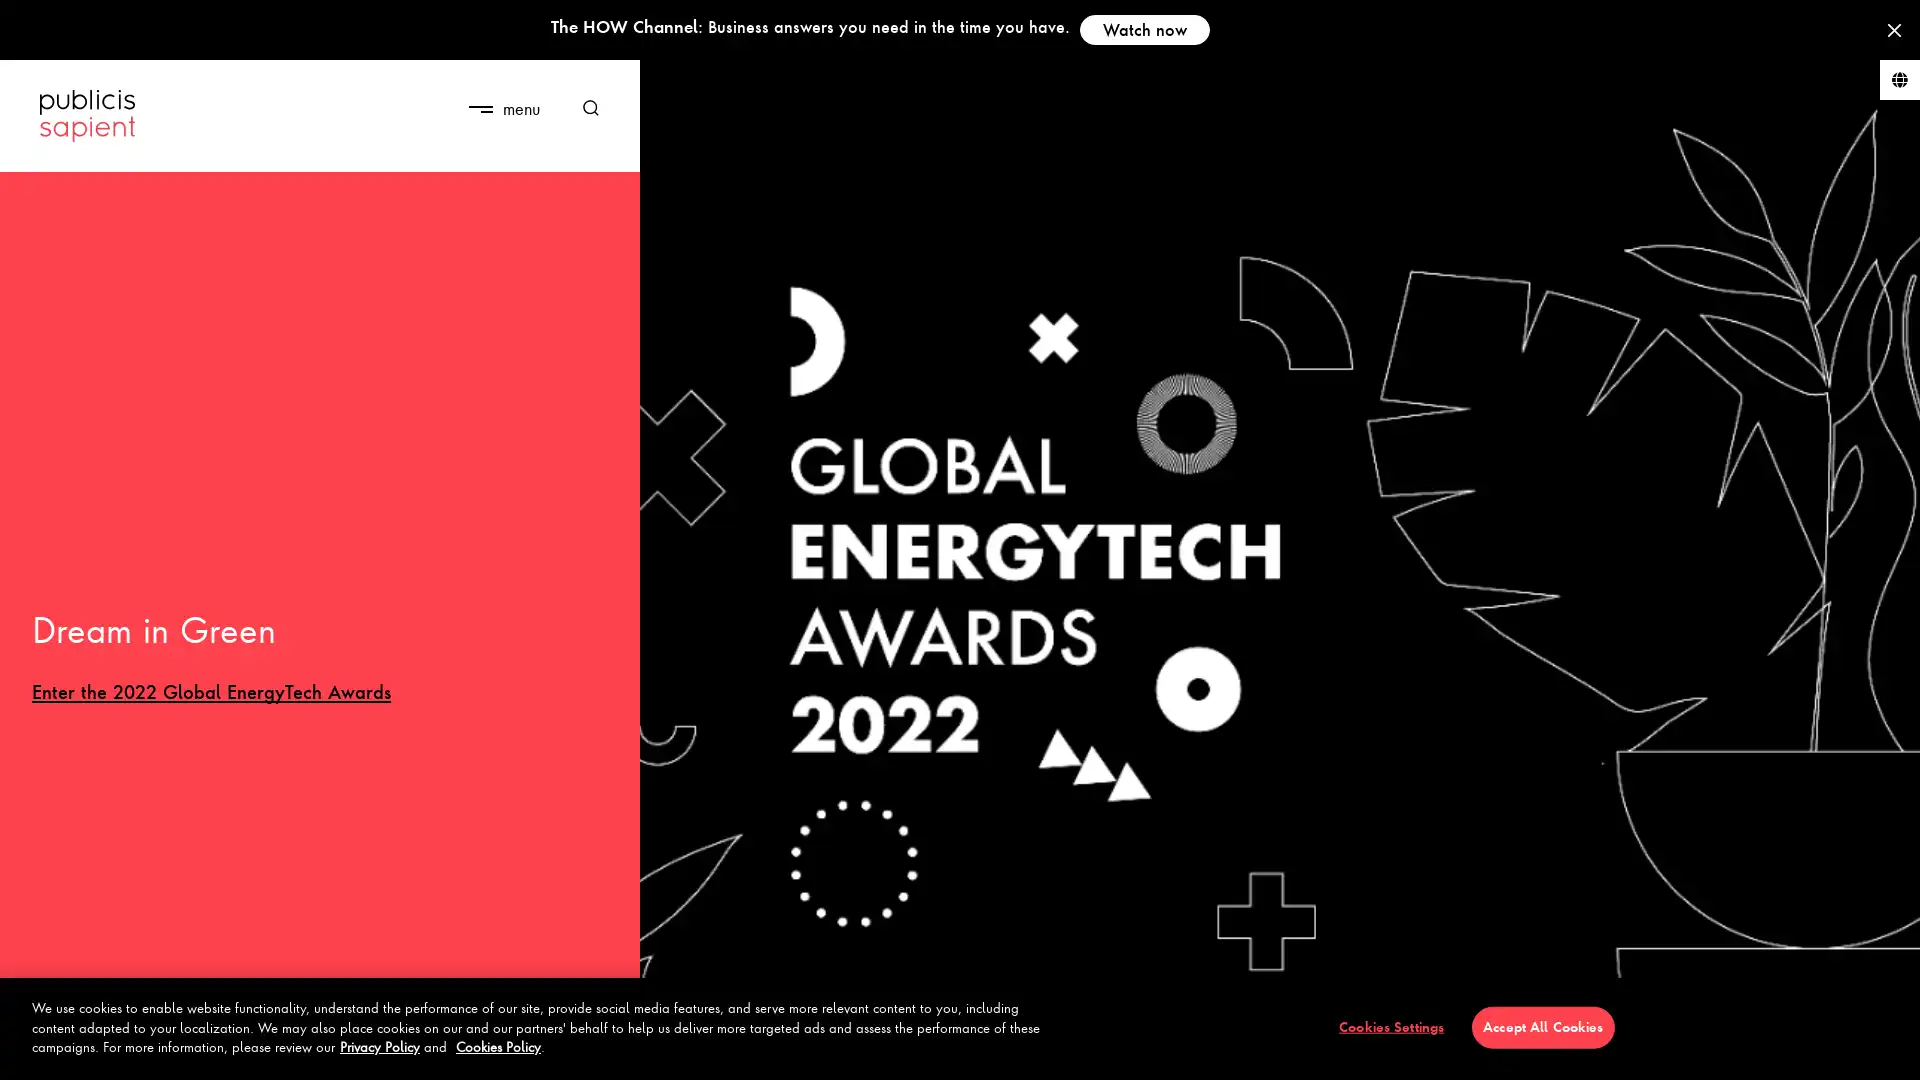 The height and width of the screenshot is (1080, 1920). Describe the element at coordinates (148, 1052) in the screenshot. I see `Display Slide 4` at that location.